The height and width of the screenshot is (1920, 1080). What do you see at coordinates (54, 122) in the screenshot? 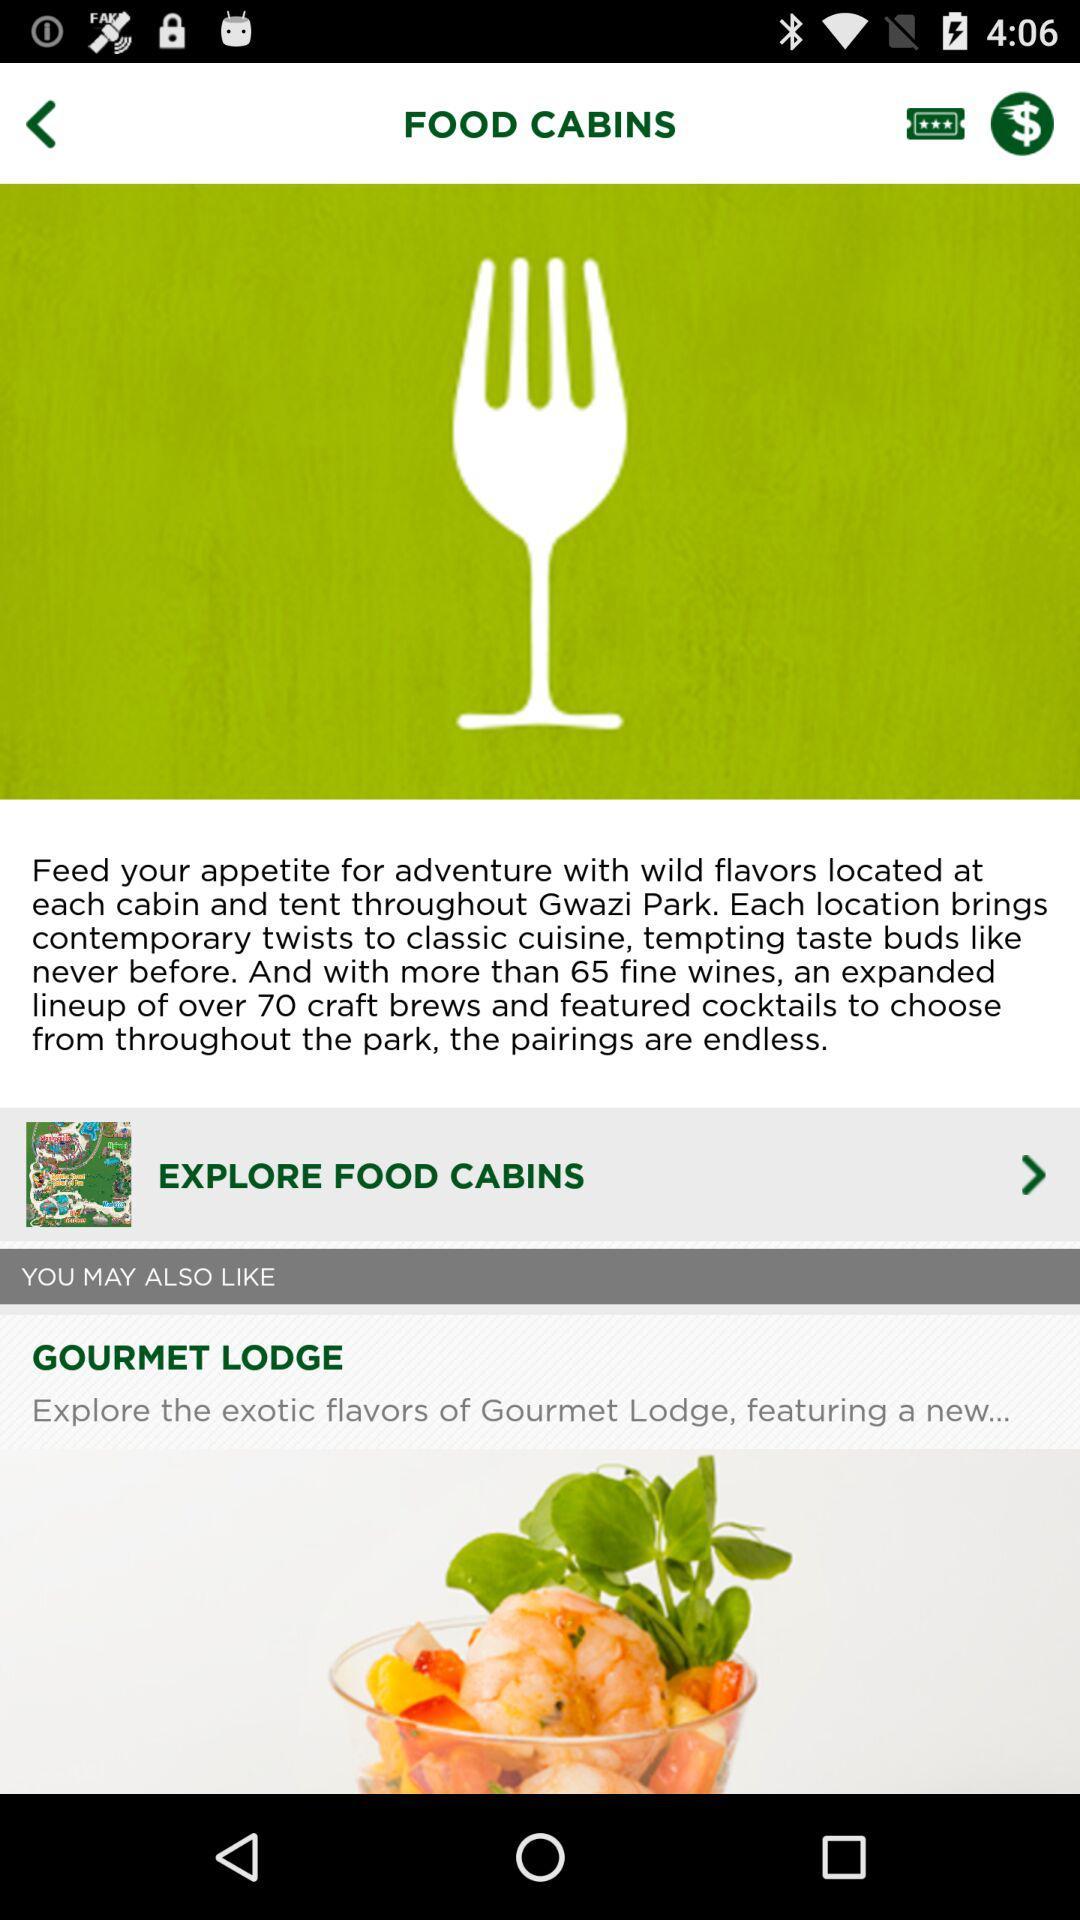
I see `icon at the top left corner` at bounding box center [54, 122].